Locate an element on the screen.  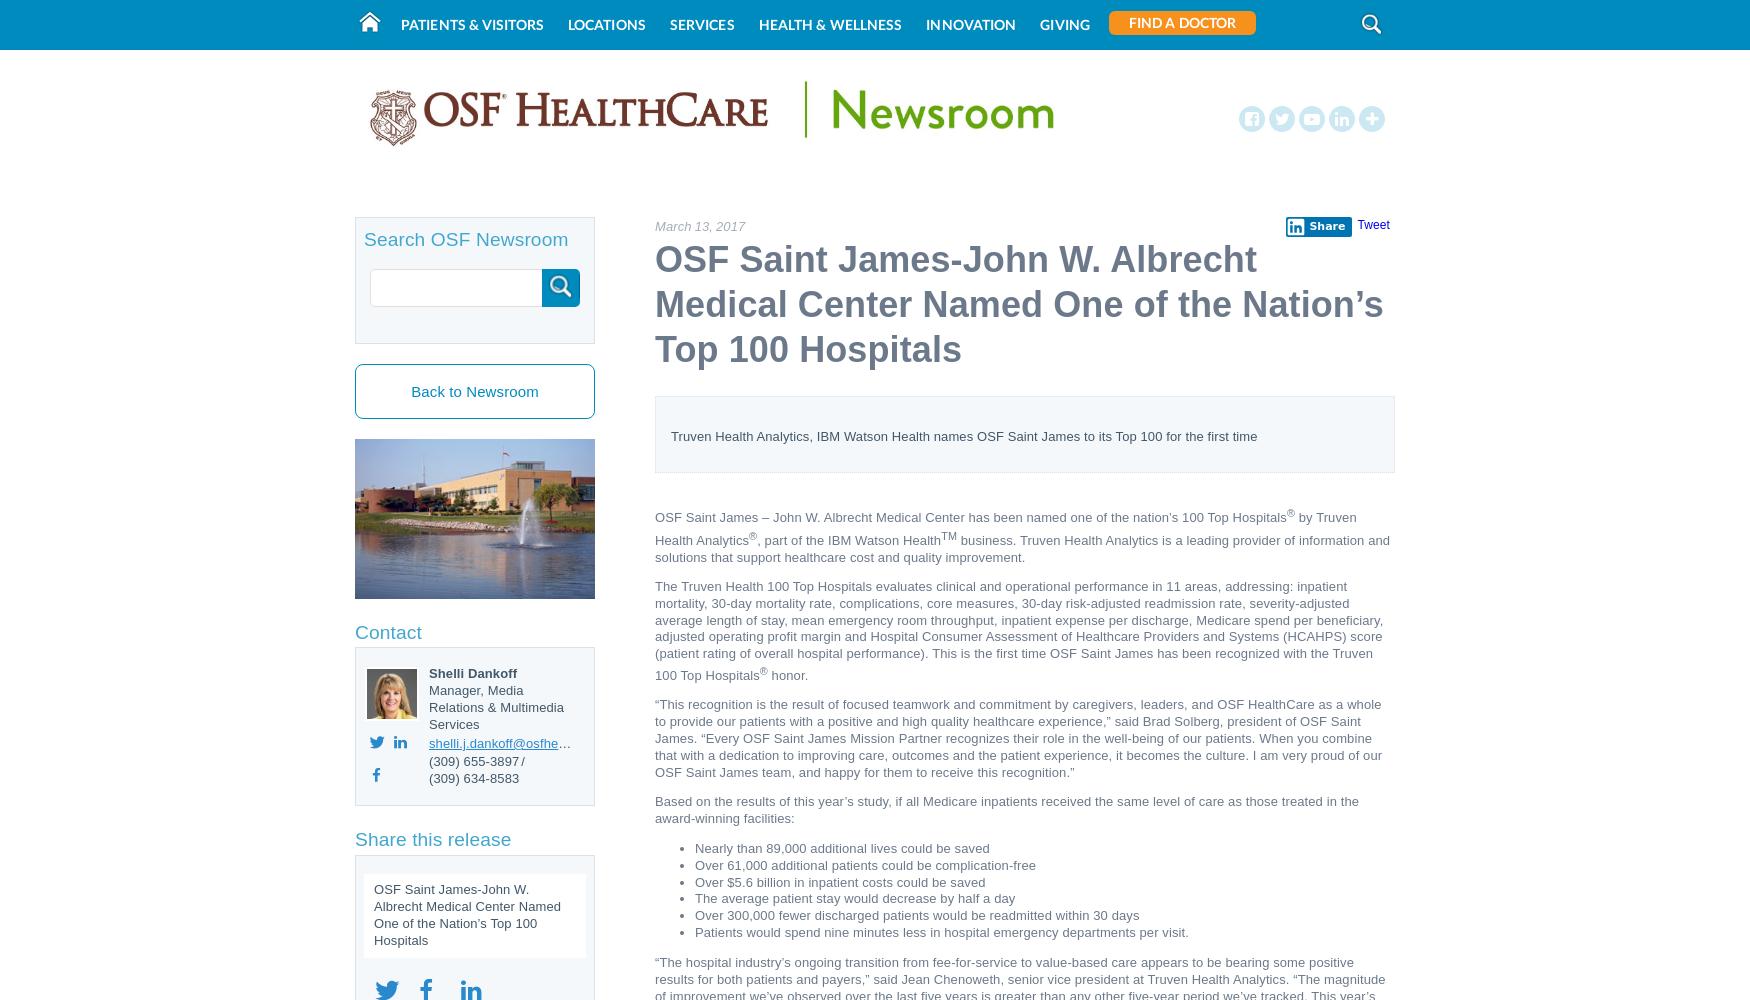
'Shelli Dankoff' is located at coordinates (427, 673).